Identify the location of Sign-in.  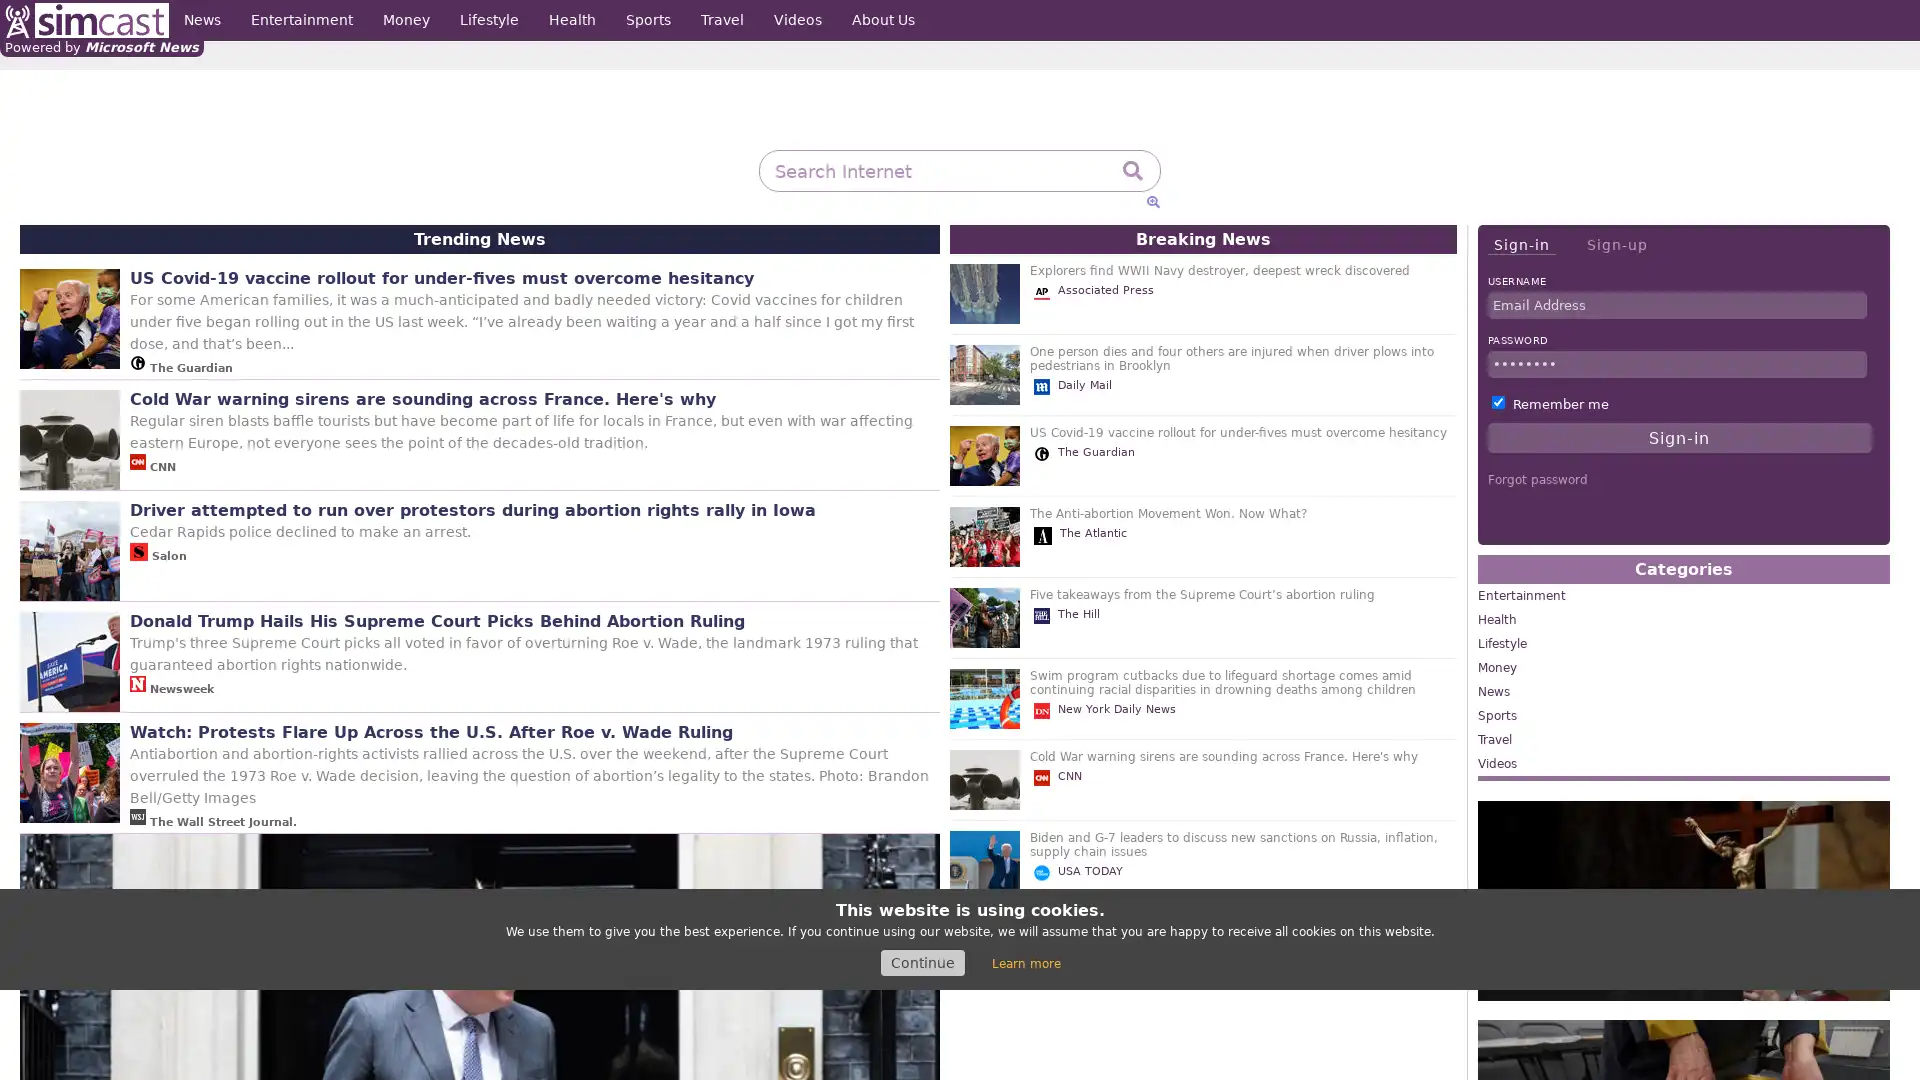
(1520, 244).